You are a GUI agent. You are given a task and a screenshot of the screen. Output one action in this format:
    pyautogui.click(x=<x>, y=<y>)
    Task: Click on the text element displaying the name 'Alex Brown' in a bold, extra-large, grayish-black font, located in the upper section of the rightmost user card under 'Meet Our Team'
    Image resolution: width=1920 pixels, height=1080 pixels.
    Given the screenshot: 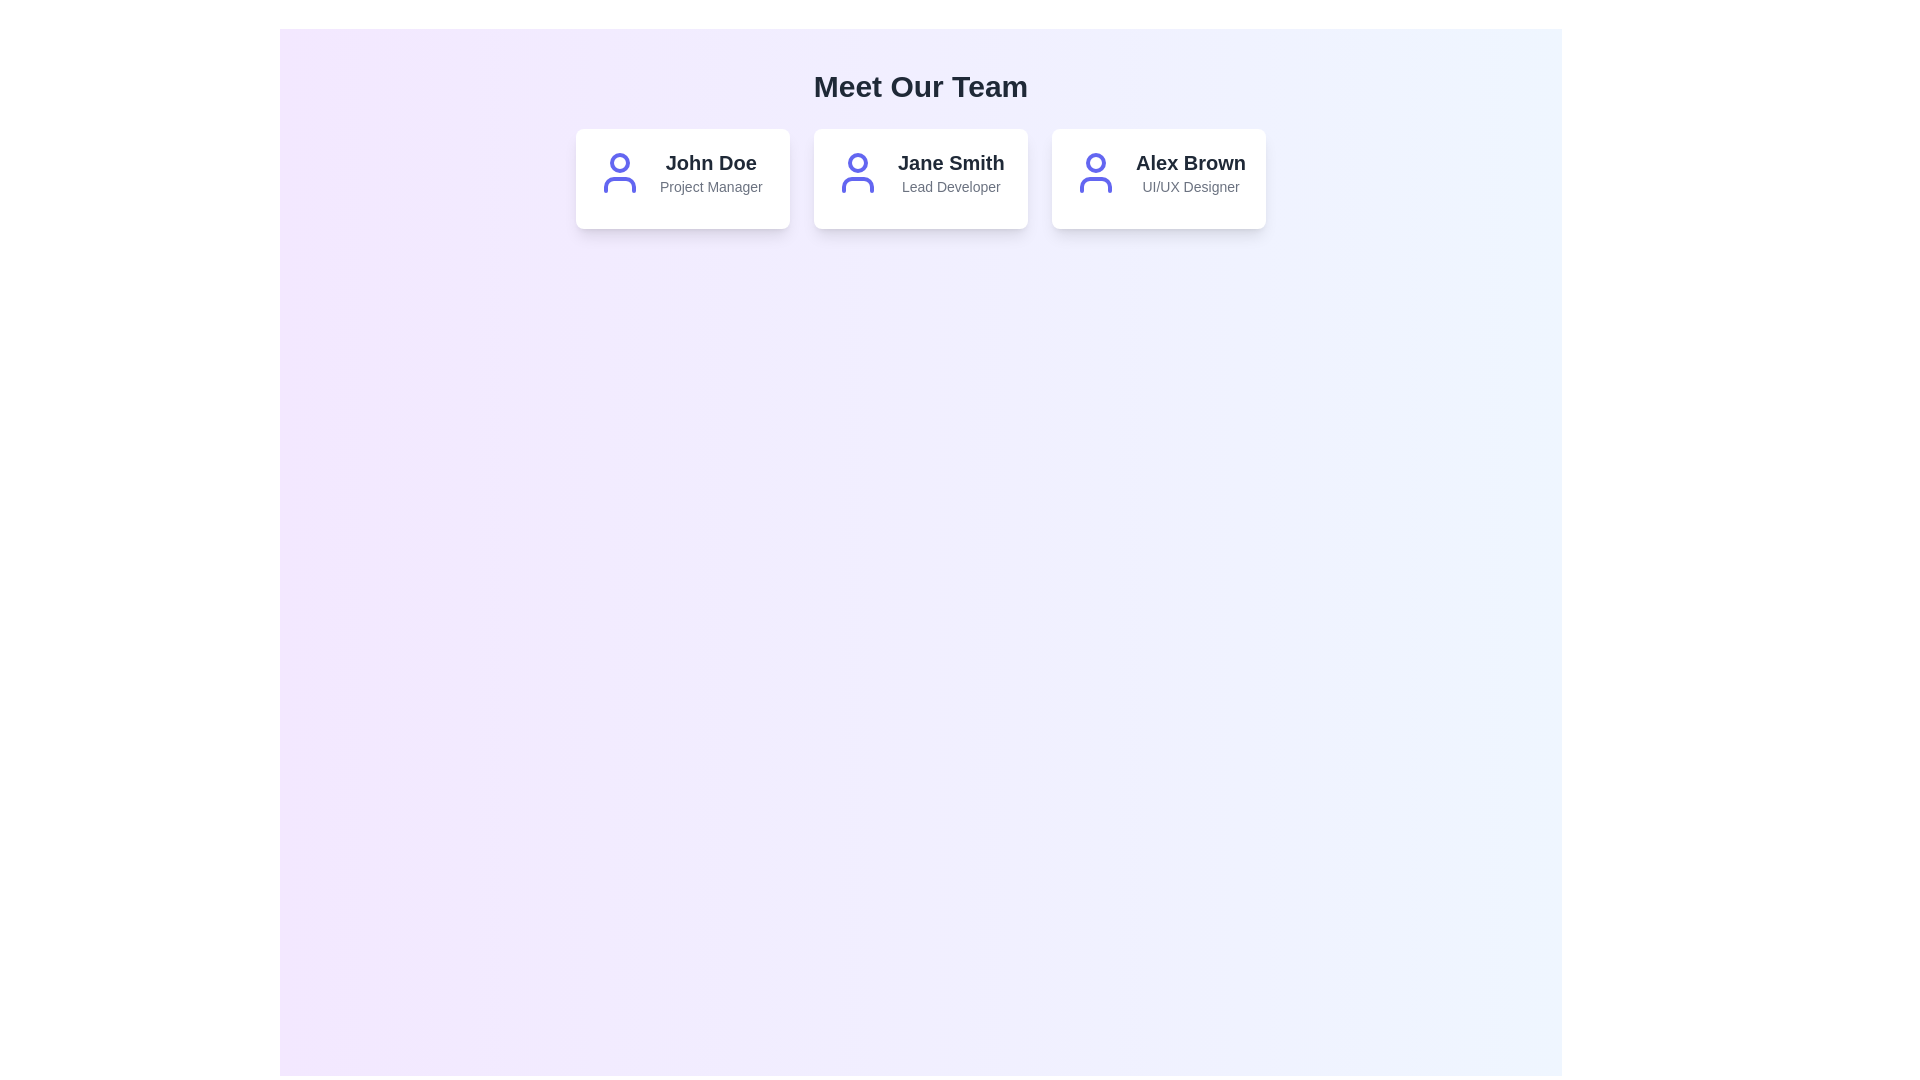 What is the action you would take?
    pyautogui.click(x=1190, y=161)
    